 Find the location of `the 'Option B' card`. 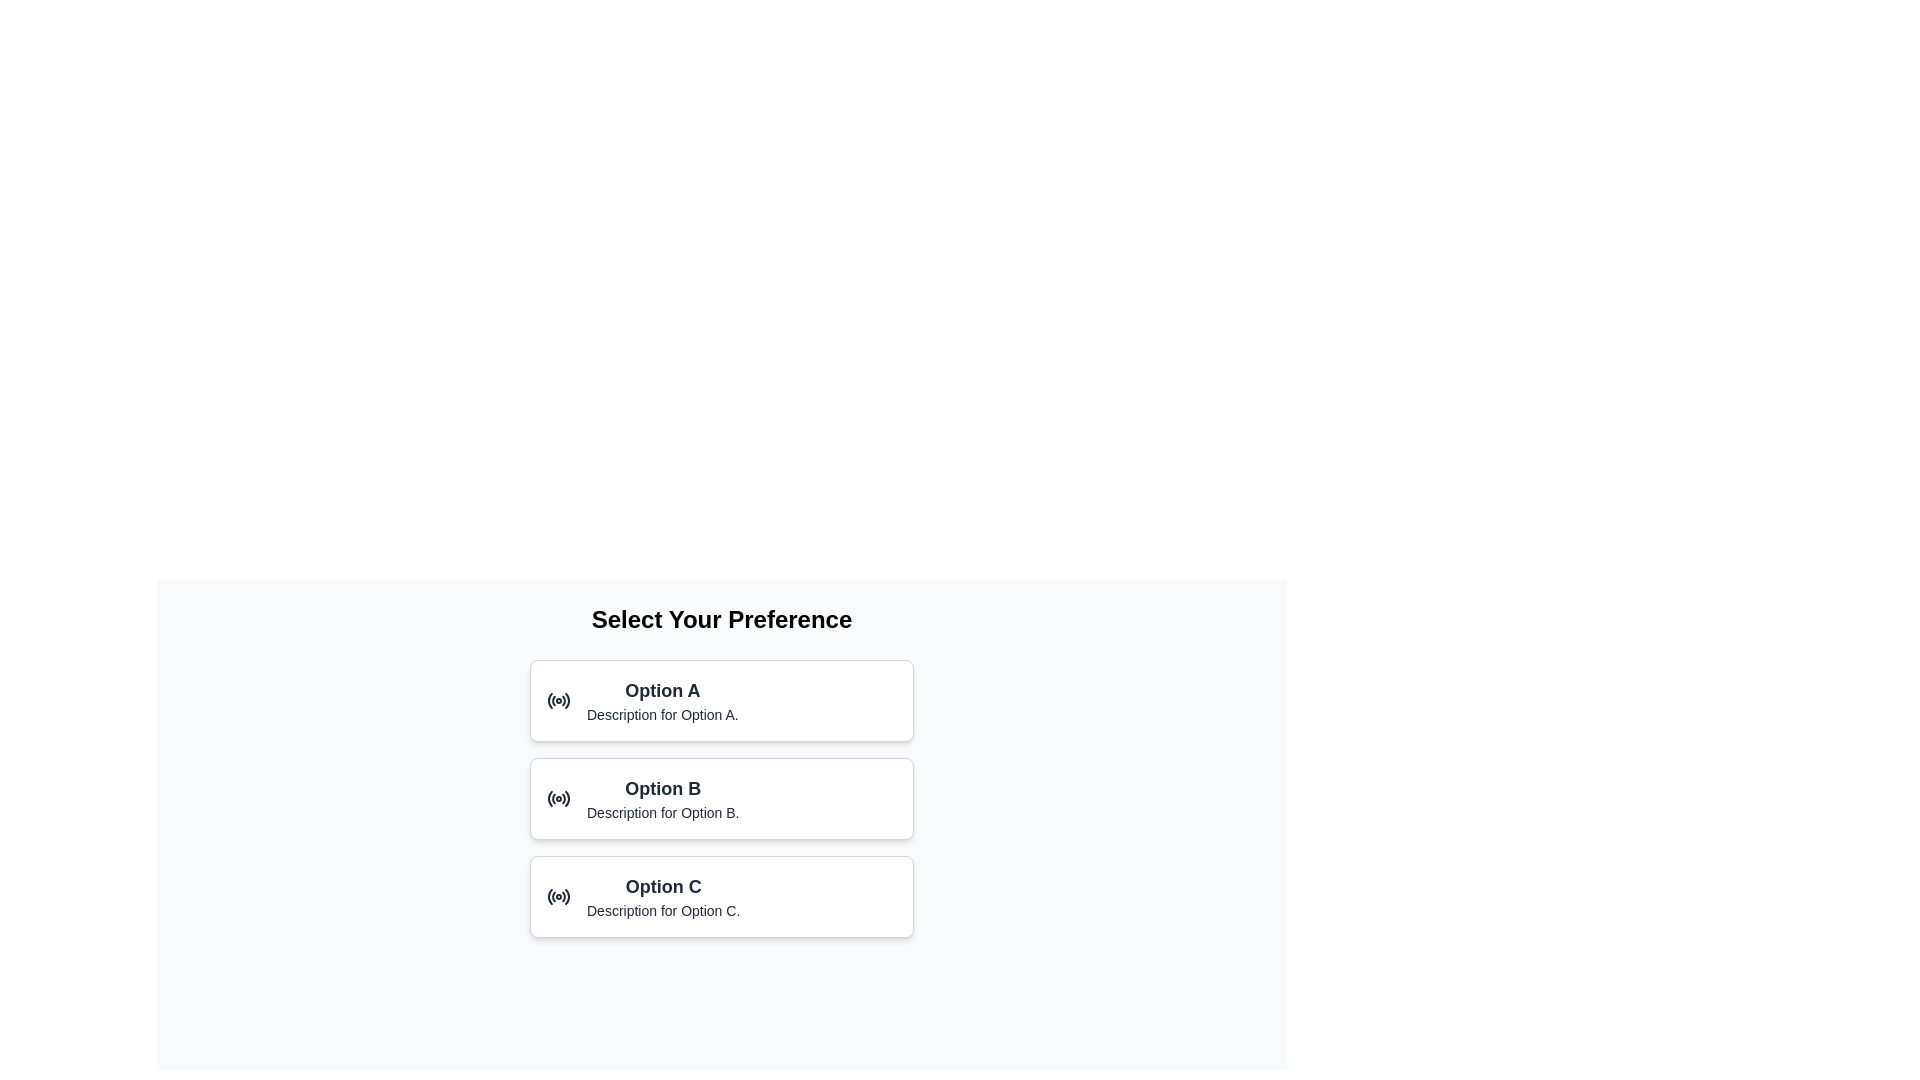

the 'Option B' card is located at coordinates (720, 797).